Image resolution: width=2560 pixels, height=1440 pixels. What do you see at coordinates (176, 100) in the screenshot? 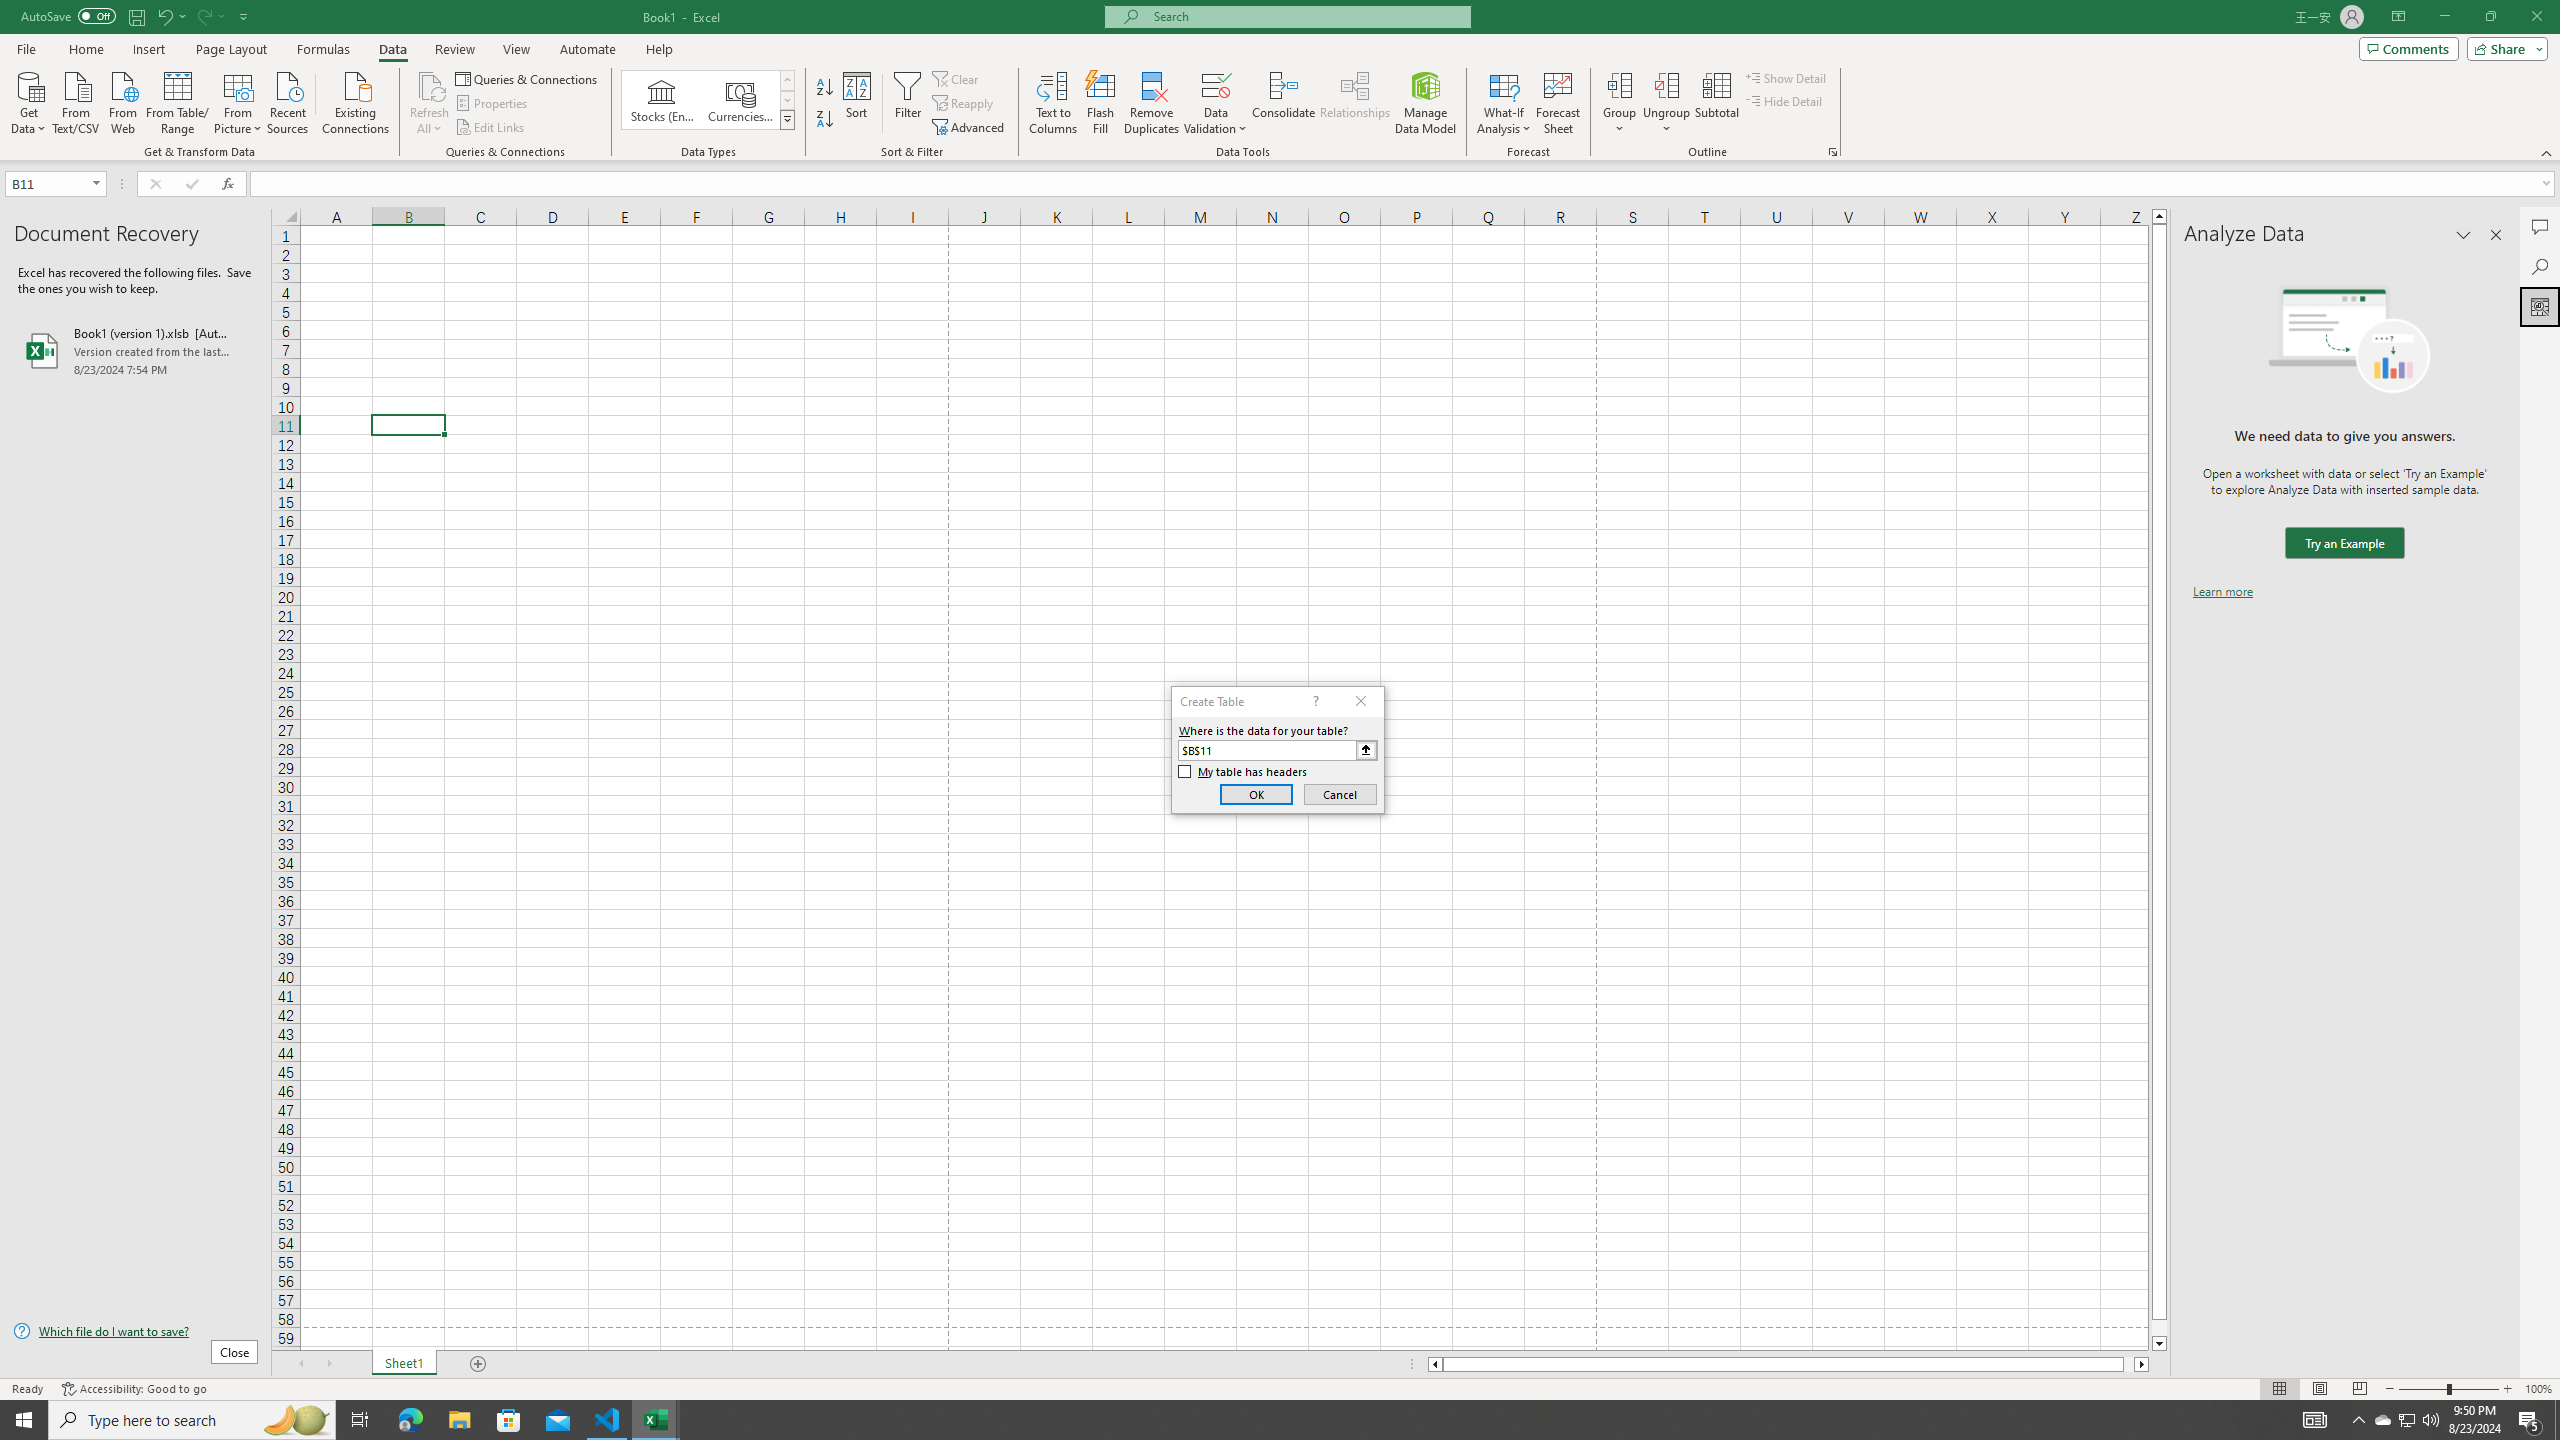
I see `'From Table/Range'` at bounding box center [176, 100].